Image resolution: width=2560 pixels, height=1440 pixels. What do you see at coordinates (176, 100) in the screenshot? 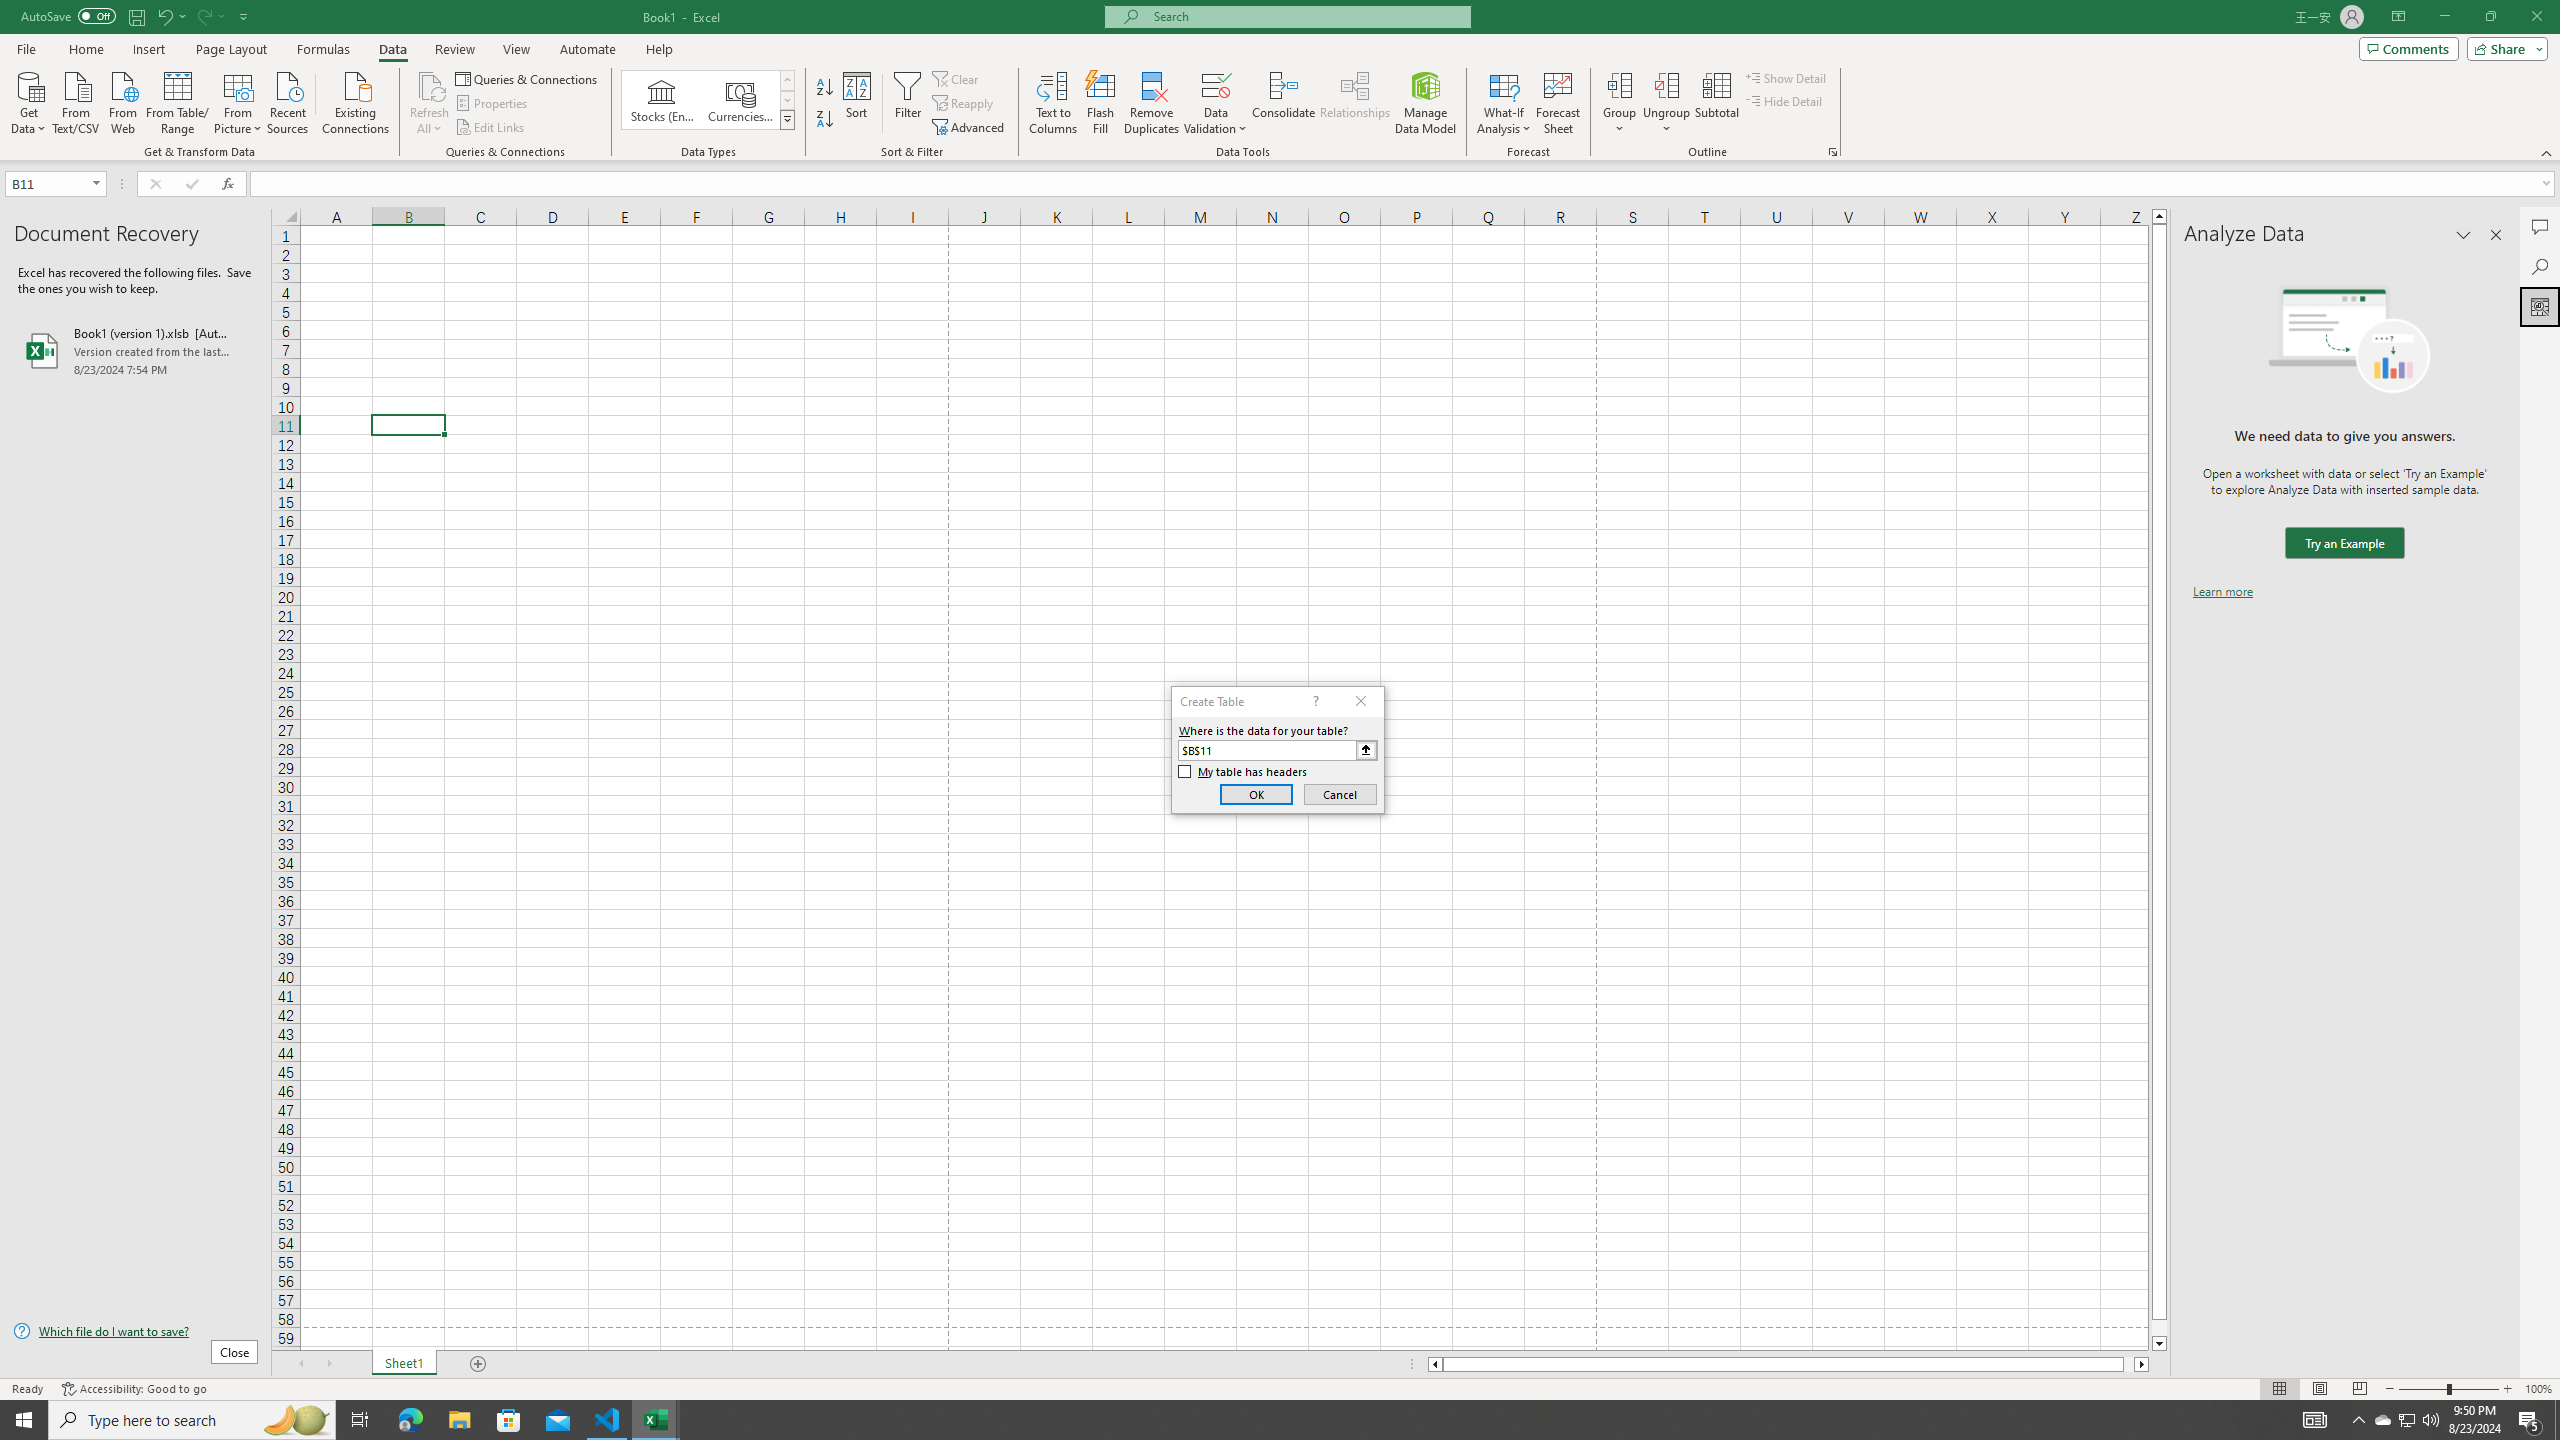
I see `'From Table/Range'` at bounding box center [176, 100].